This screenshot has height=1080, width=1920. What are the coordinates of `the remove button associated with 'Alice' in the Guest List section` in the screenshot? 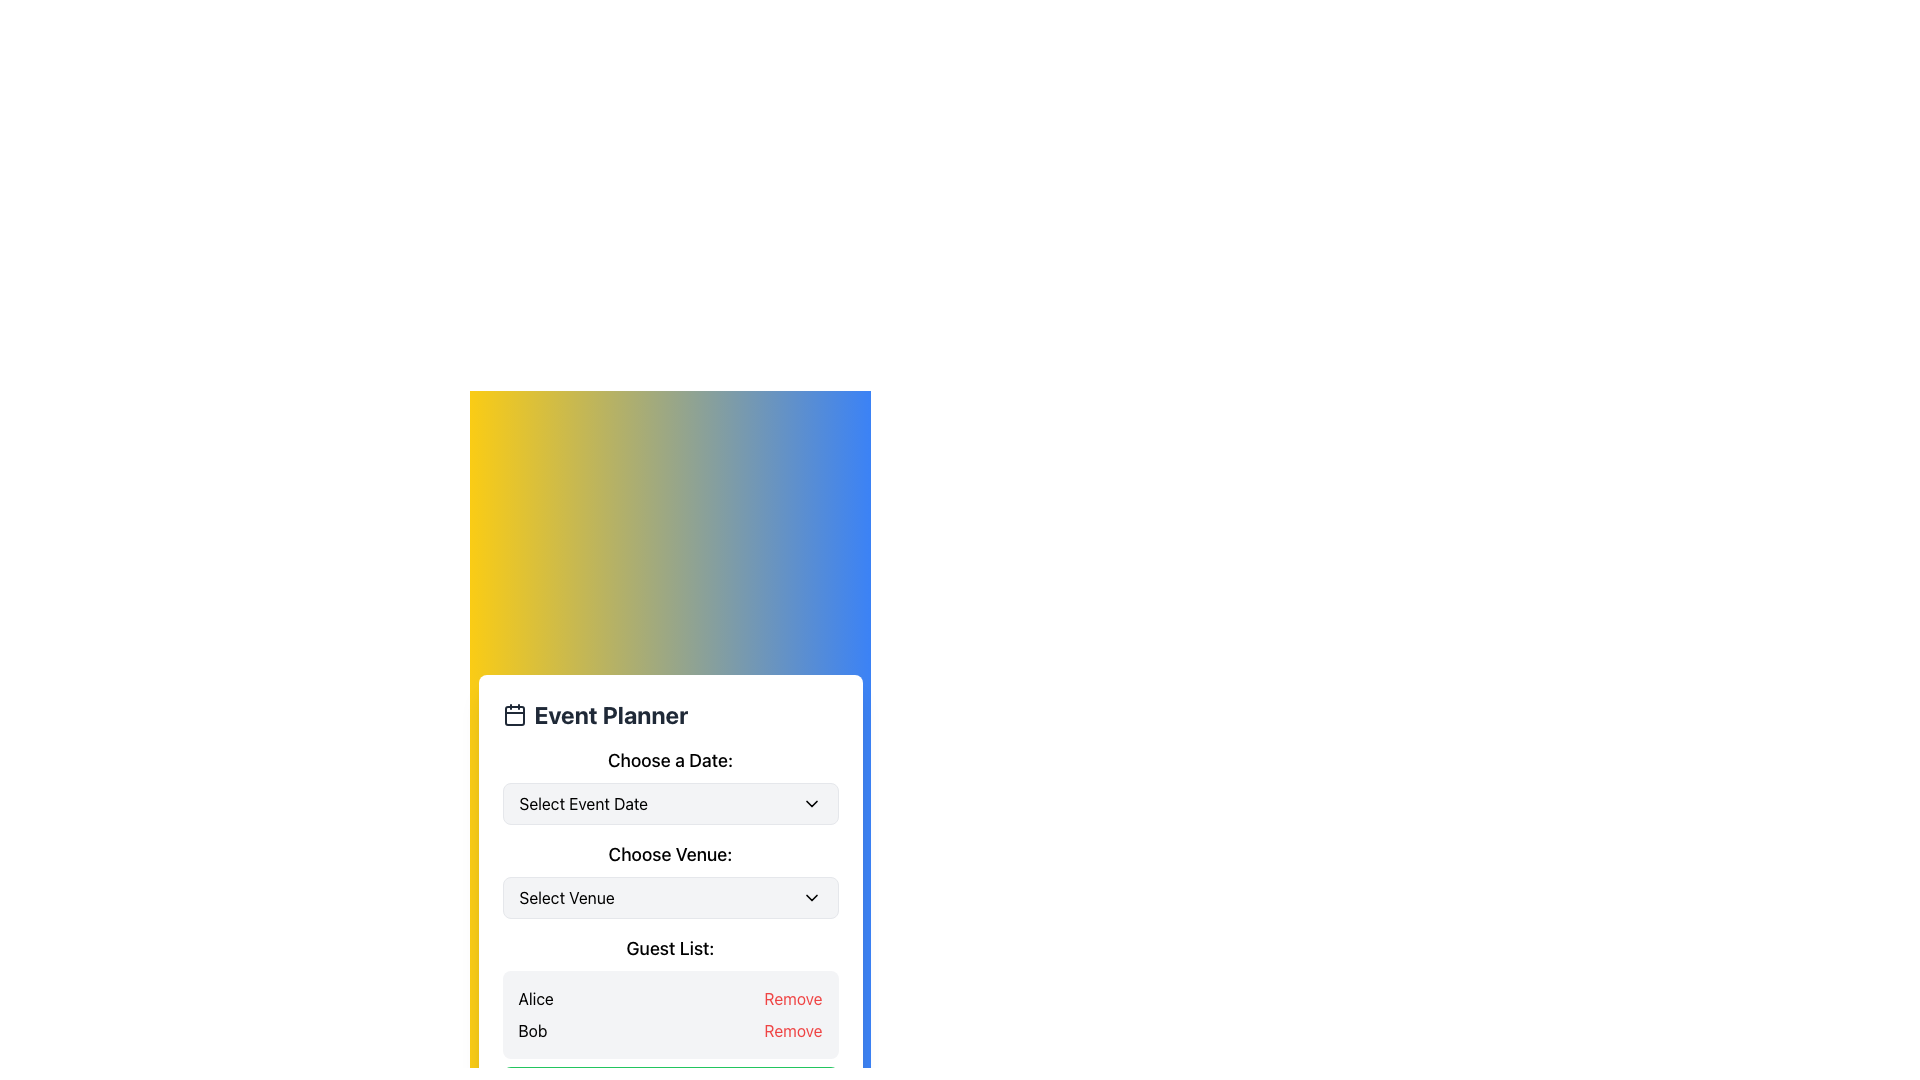 It's located at (792, 999).